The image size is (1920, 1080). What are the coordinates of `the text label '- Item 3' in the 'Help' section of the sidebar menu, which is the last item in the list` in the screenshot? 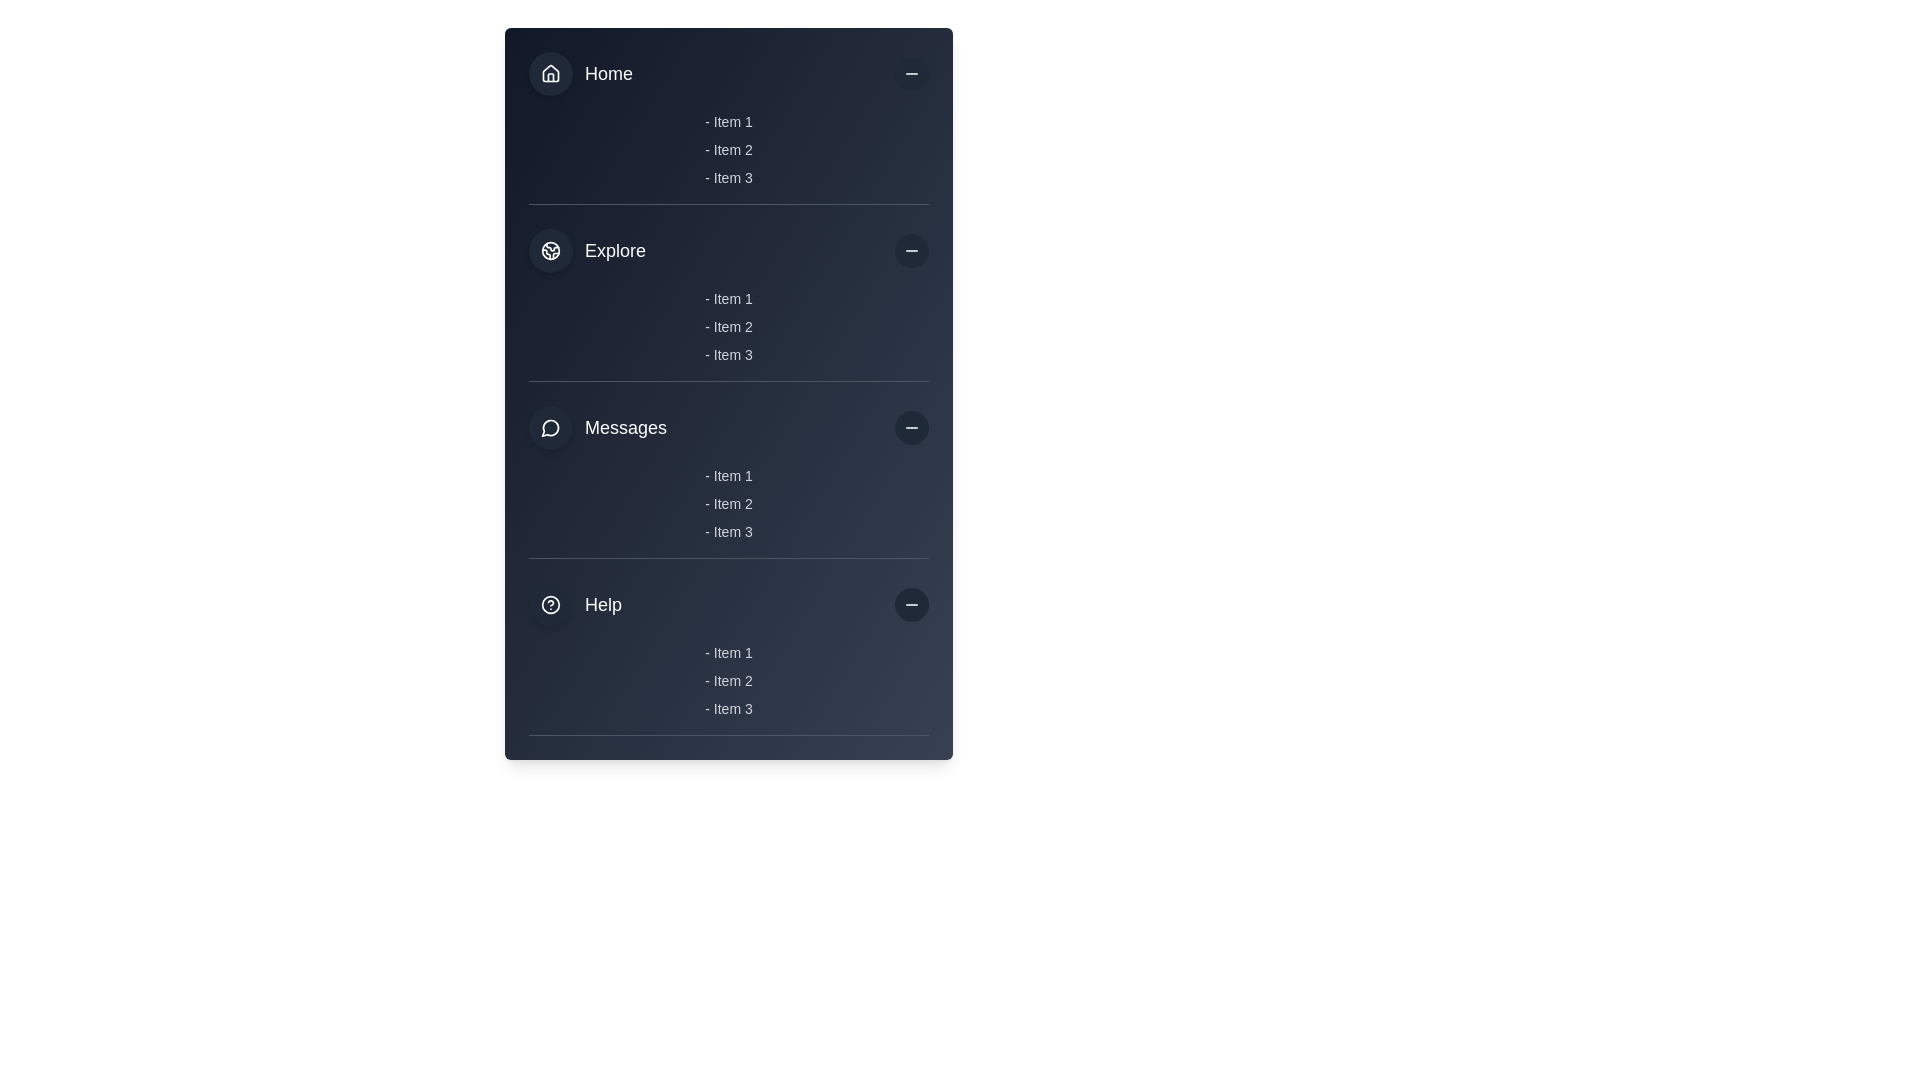 It's located at (728, 708).